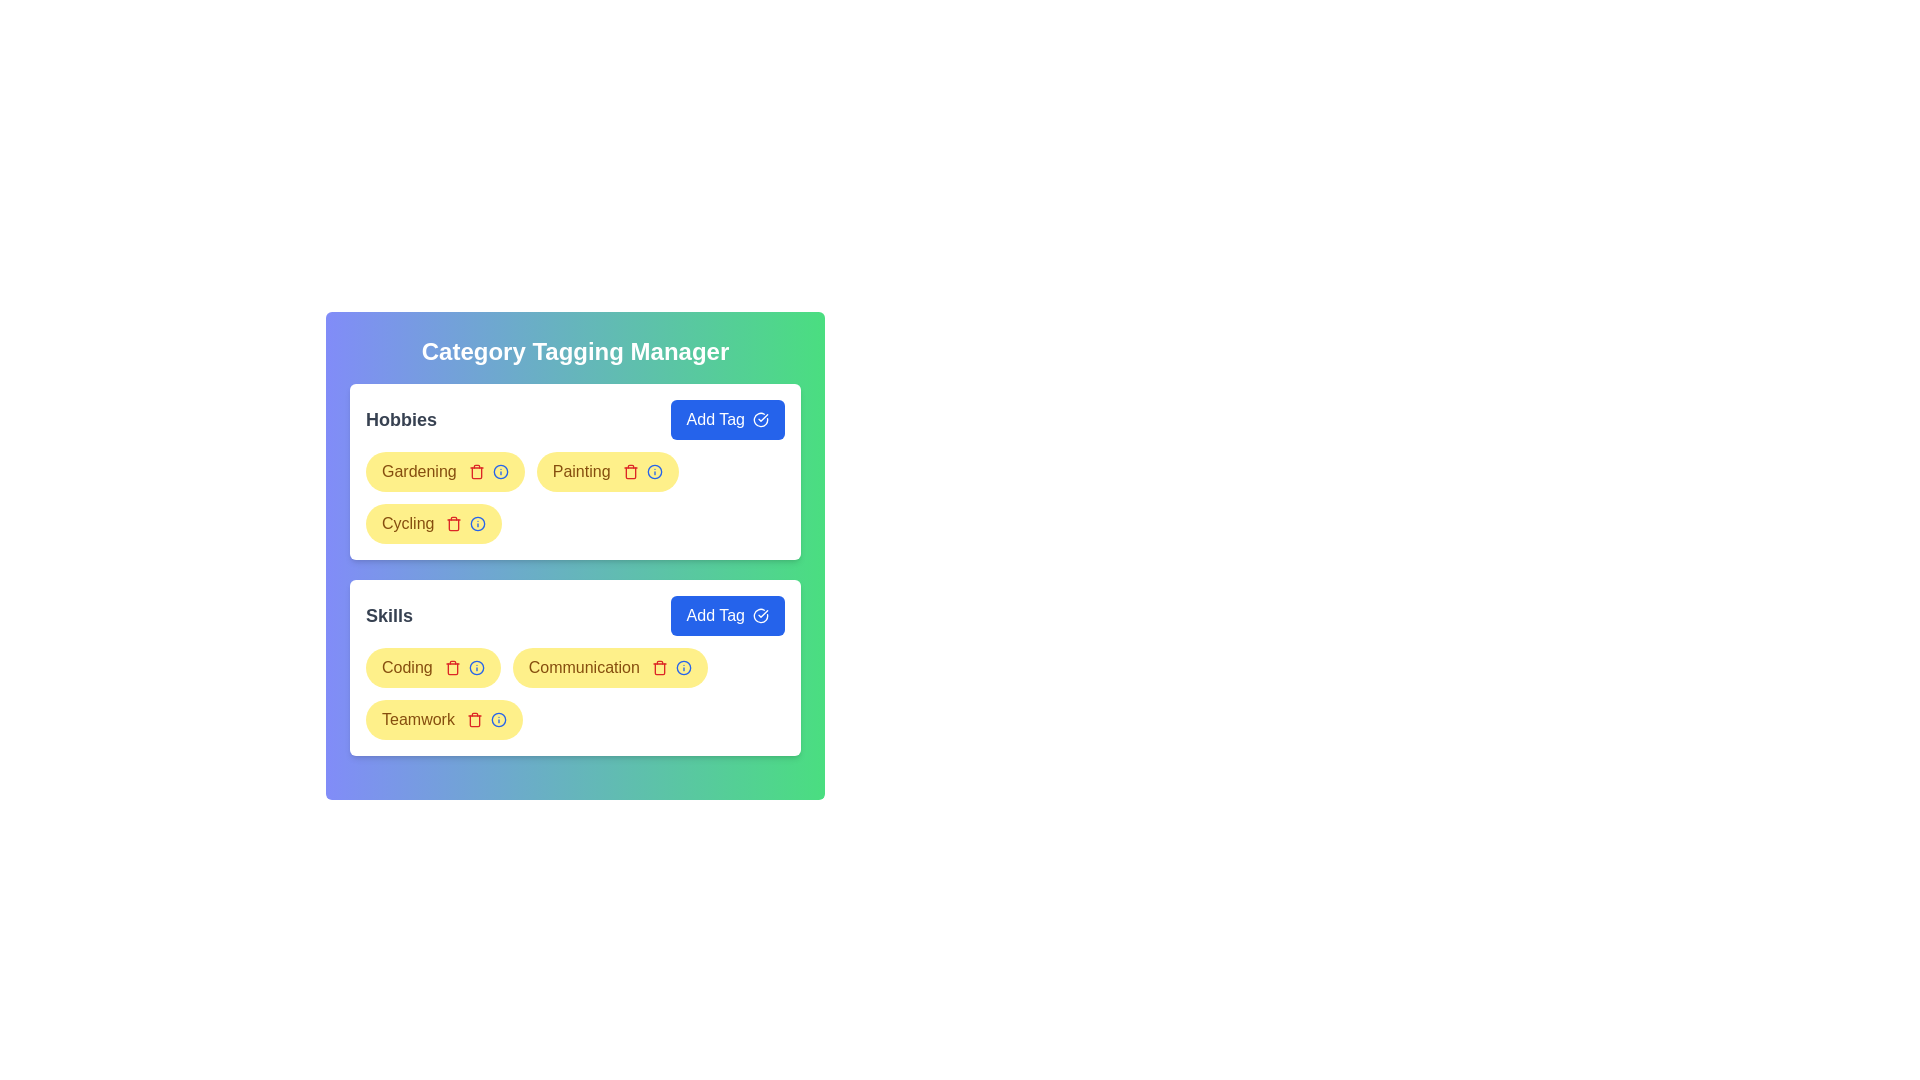 This screenshot has height=1080, width=1920. What do you see at coordinates (606, 471) in the screenshot?
I see `the trash icon associated with the user-defined tag labeled 'Painting'` at bounding box center [606, 471].